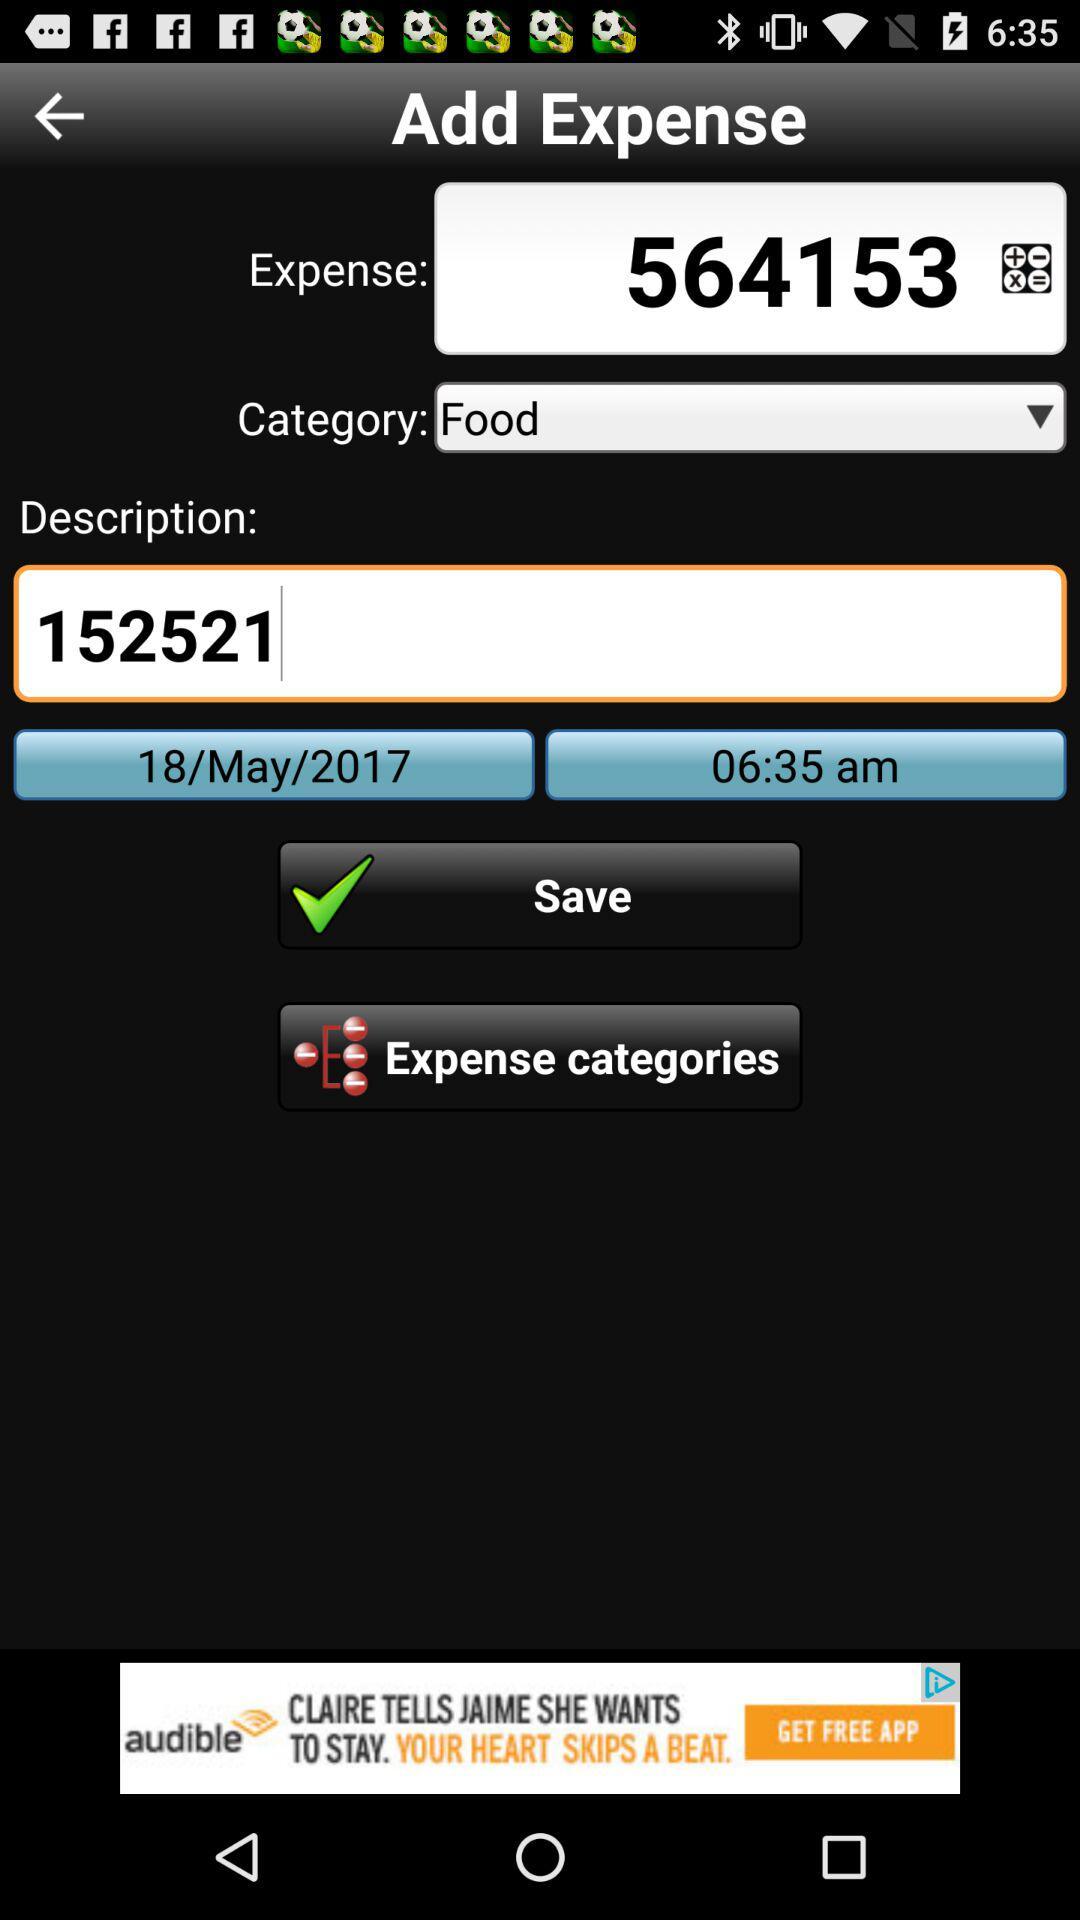 The width and height of the screenshot is (1080, 1920). Describe the element at coordinates (1026, 267) in the screenshot. I see `autoplay option` at that location.